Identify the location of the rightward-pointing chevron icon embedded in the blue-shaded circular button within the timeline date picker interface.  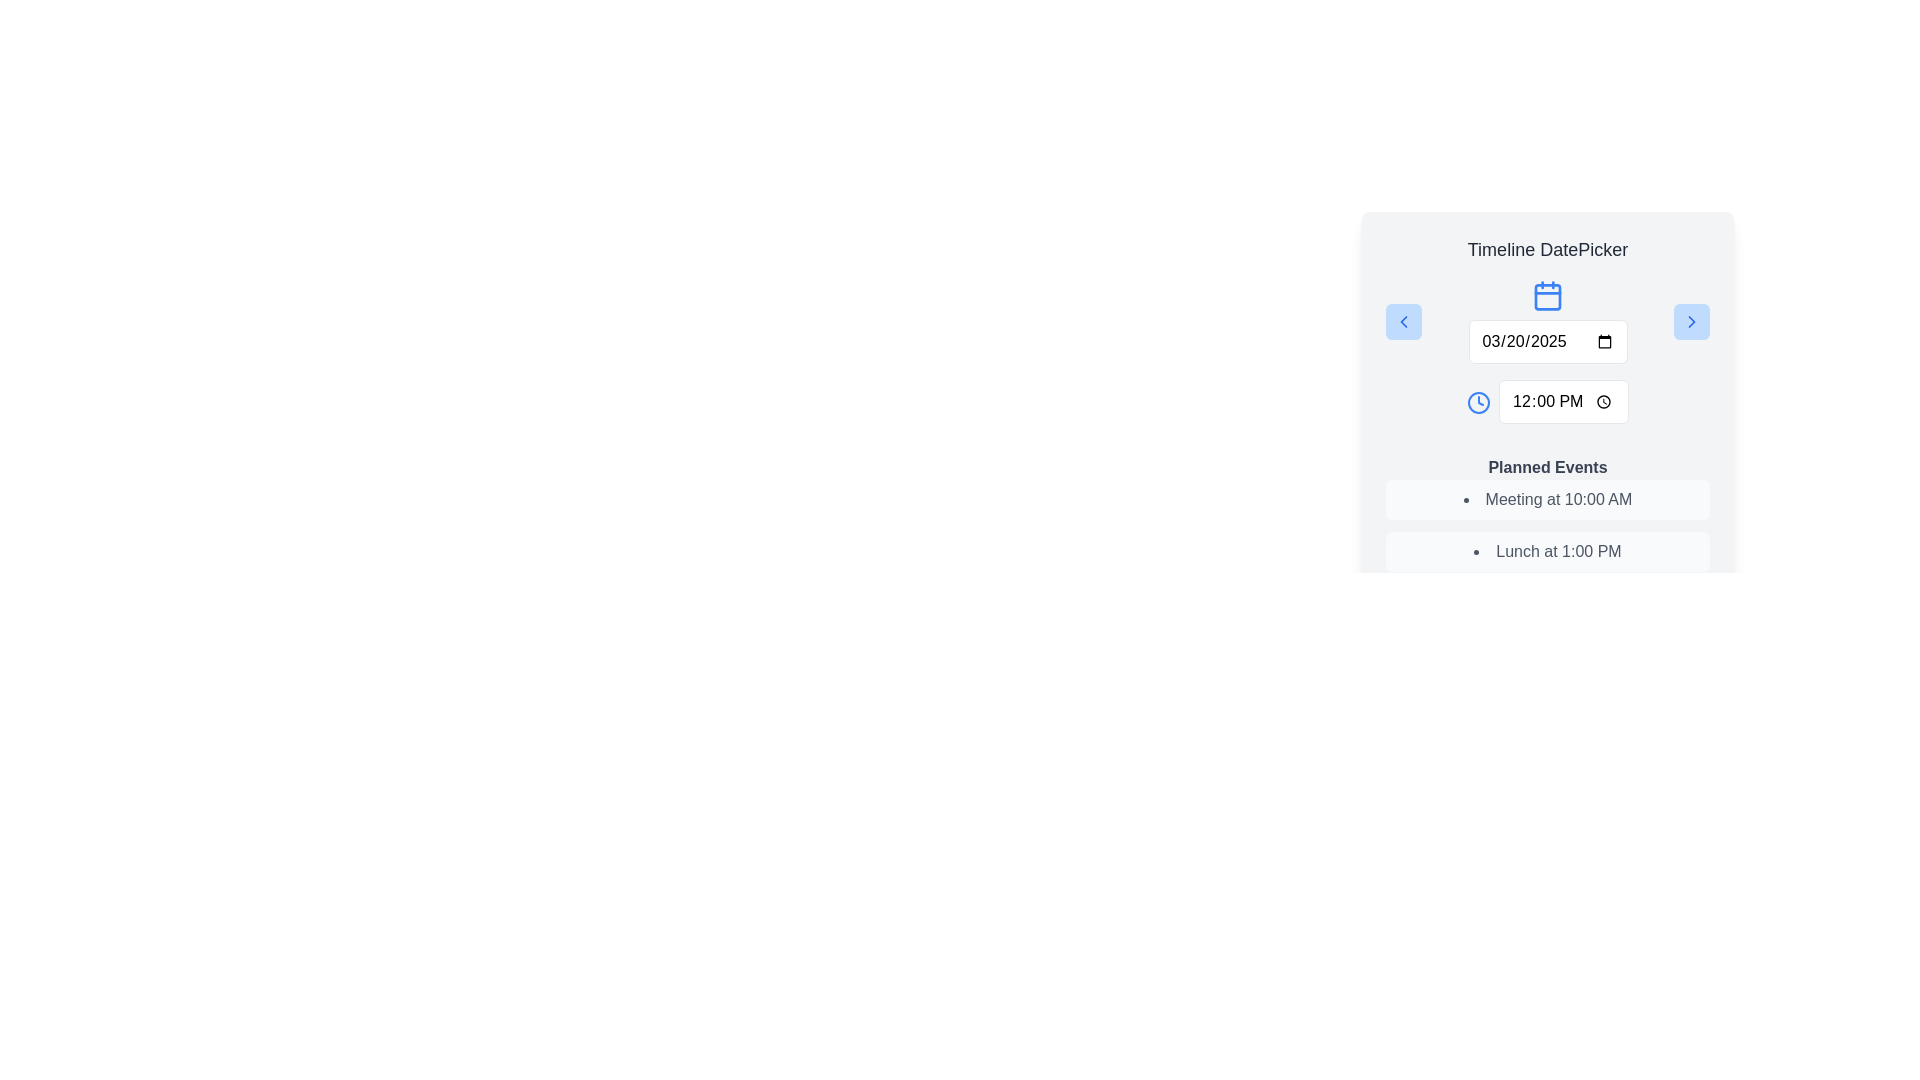
(1690, 320).